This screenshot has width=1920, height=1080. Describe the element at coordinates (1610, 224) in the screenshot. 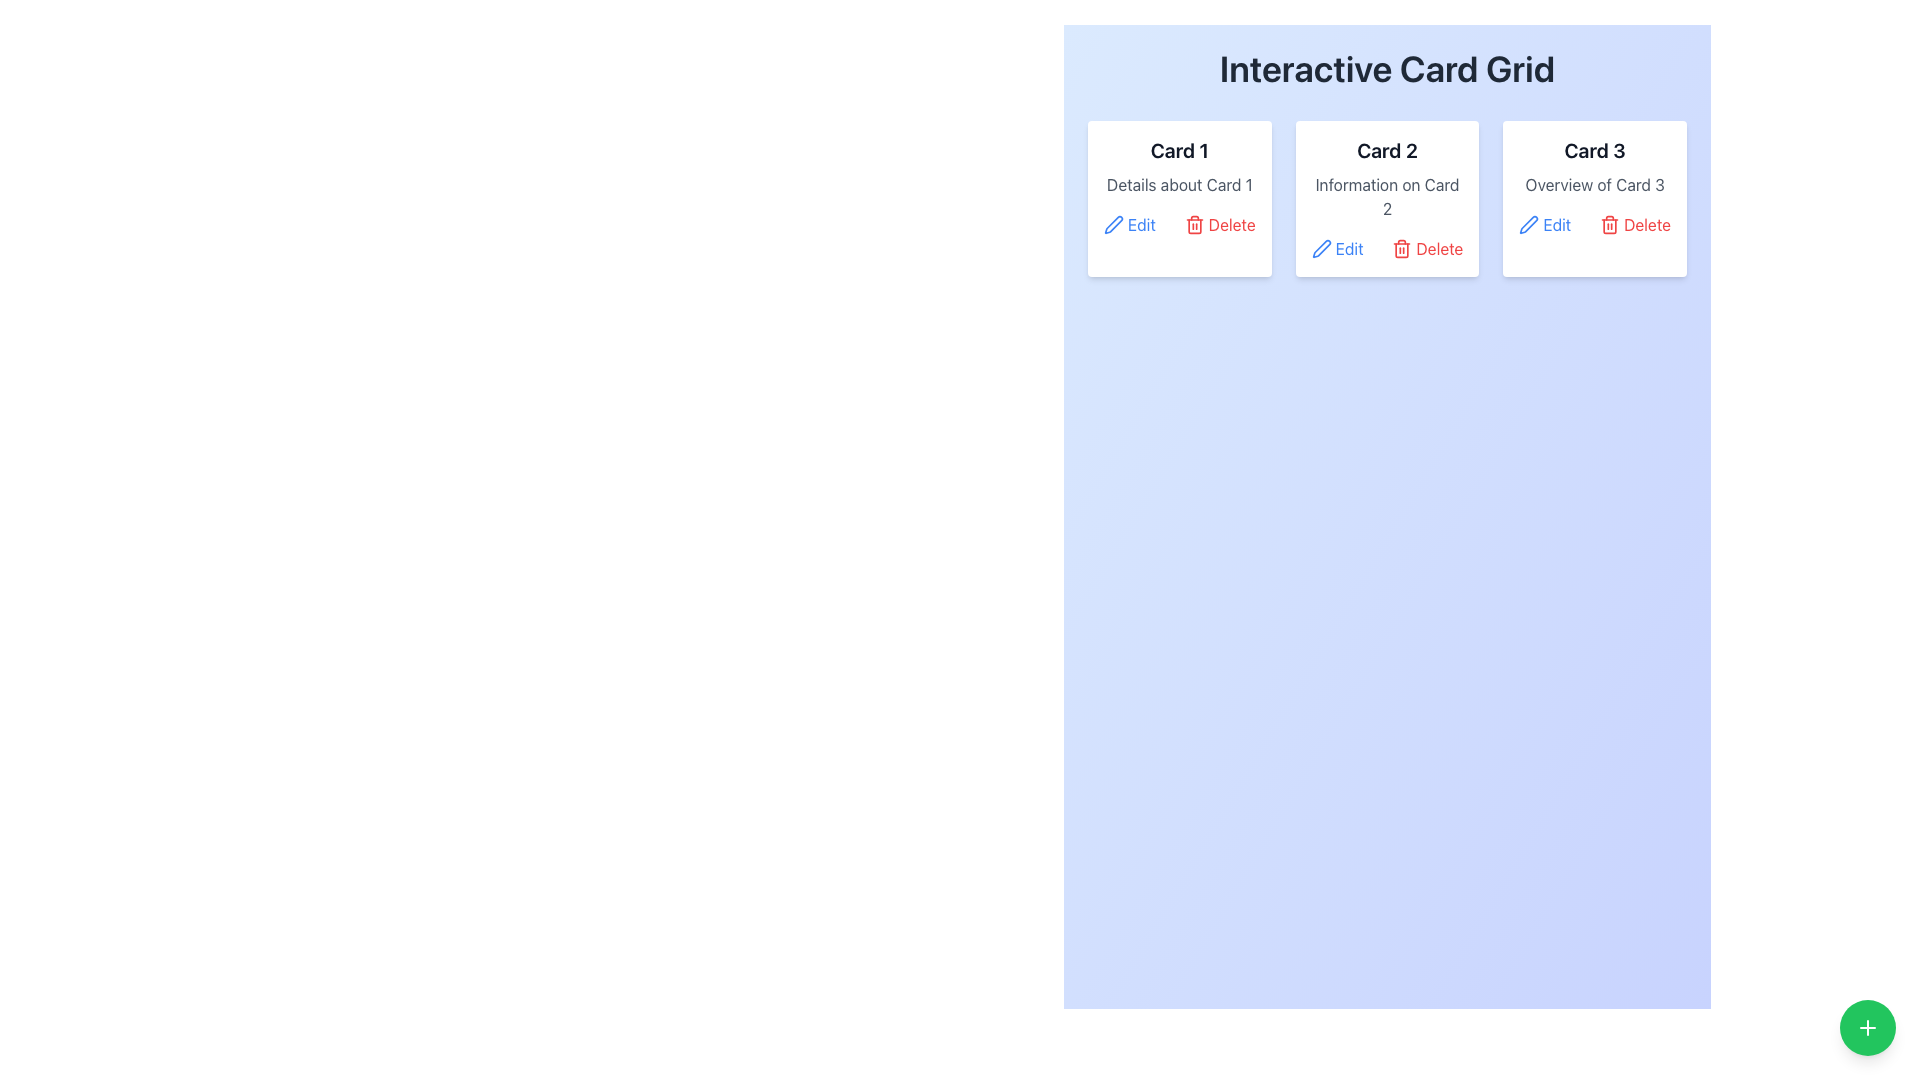

I see `the small red trash bin icon located on the right side of the text 'Delete' within the rightmost card of the horizontal card list` at that location.